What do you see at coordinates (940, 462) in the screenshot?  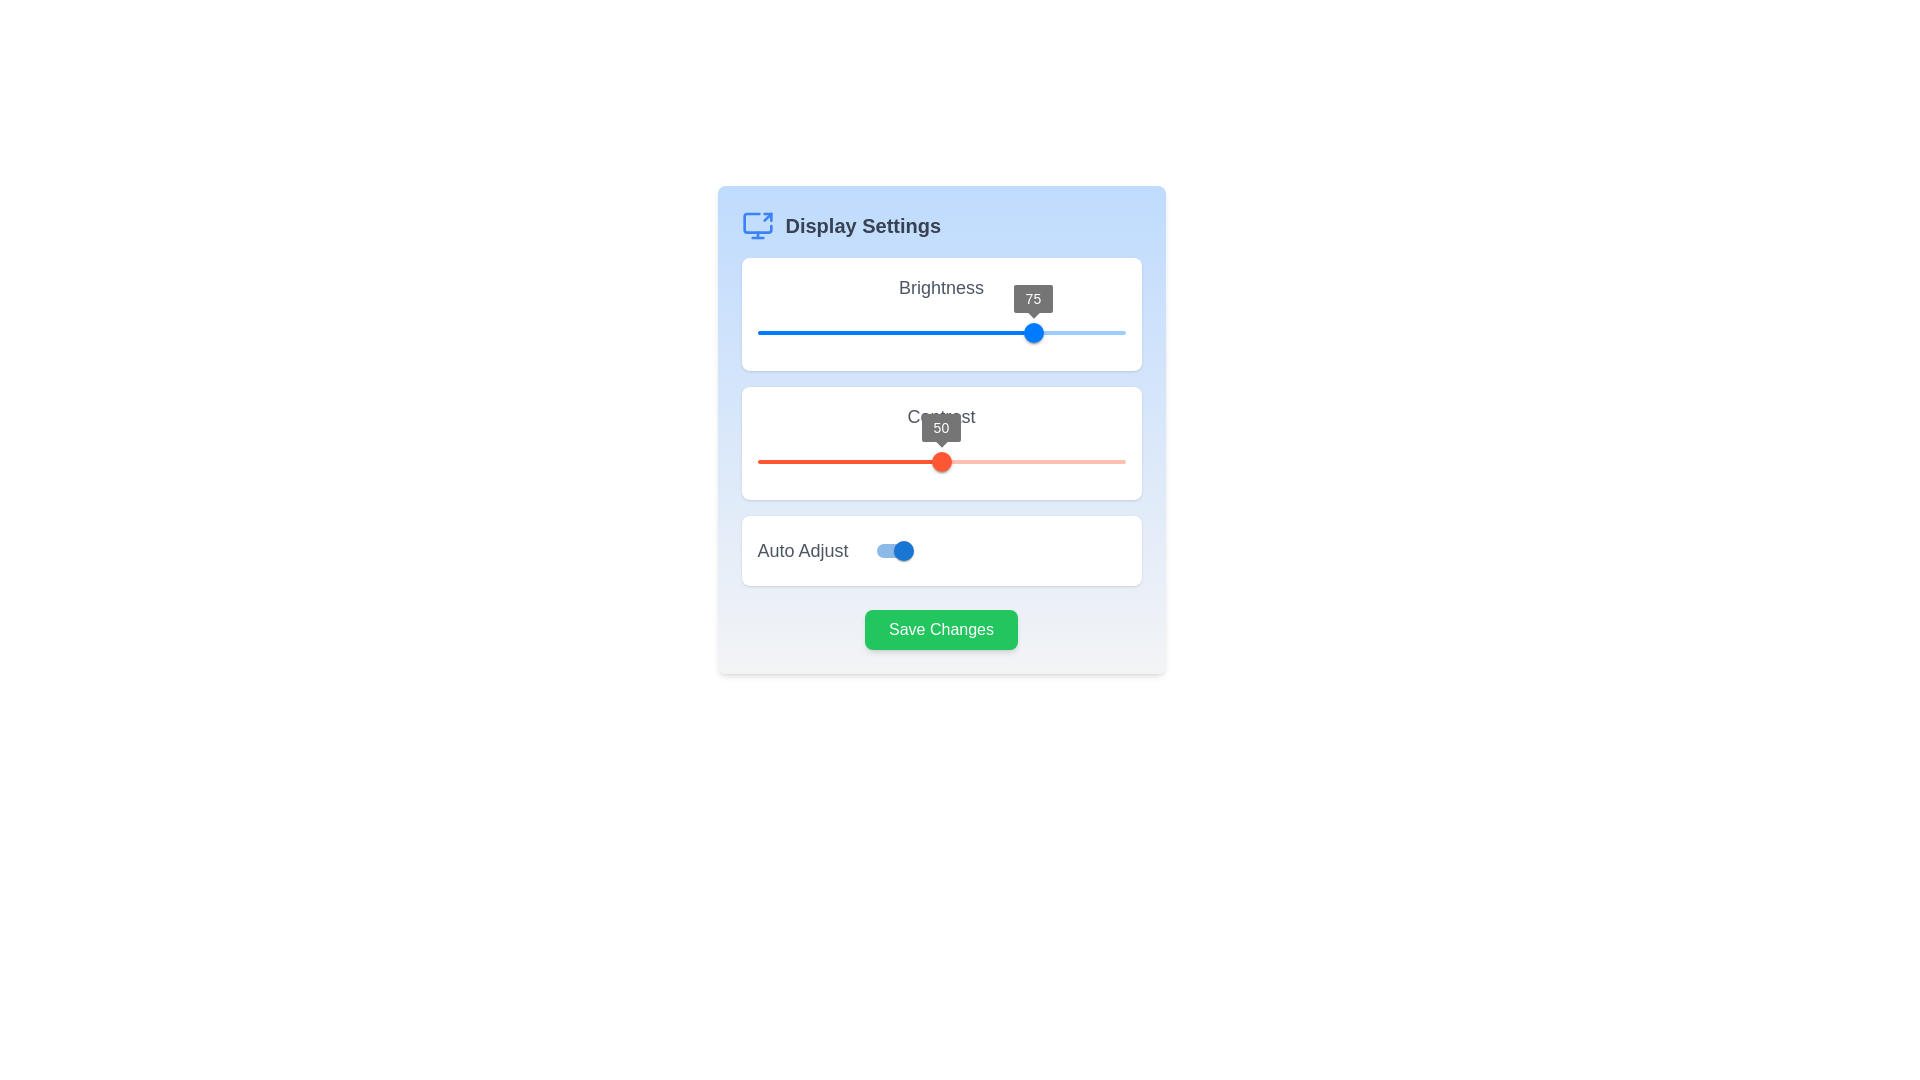 I see `the circular slider thumb labeled 'Contrast' that displays the number '50', positioned at the midpoint of the slider track` at bounding box center [940, 462].